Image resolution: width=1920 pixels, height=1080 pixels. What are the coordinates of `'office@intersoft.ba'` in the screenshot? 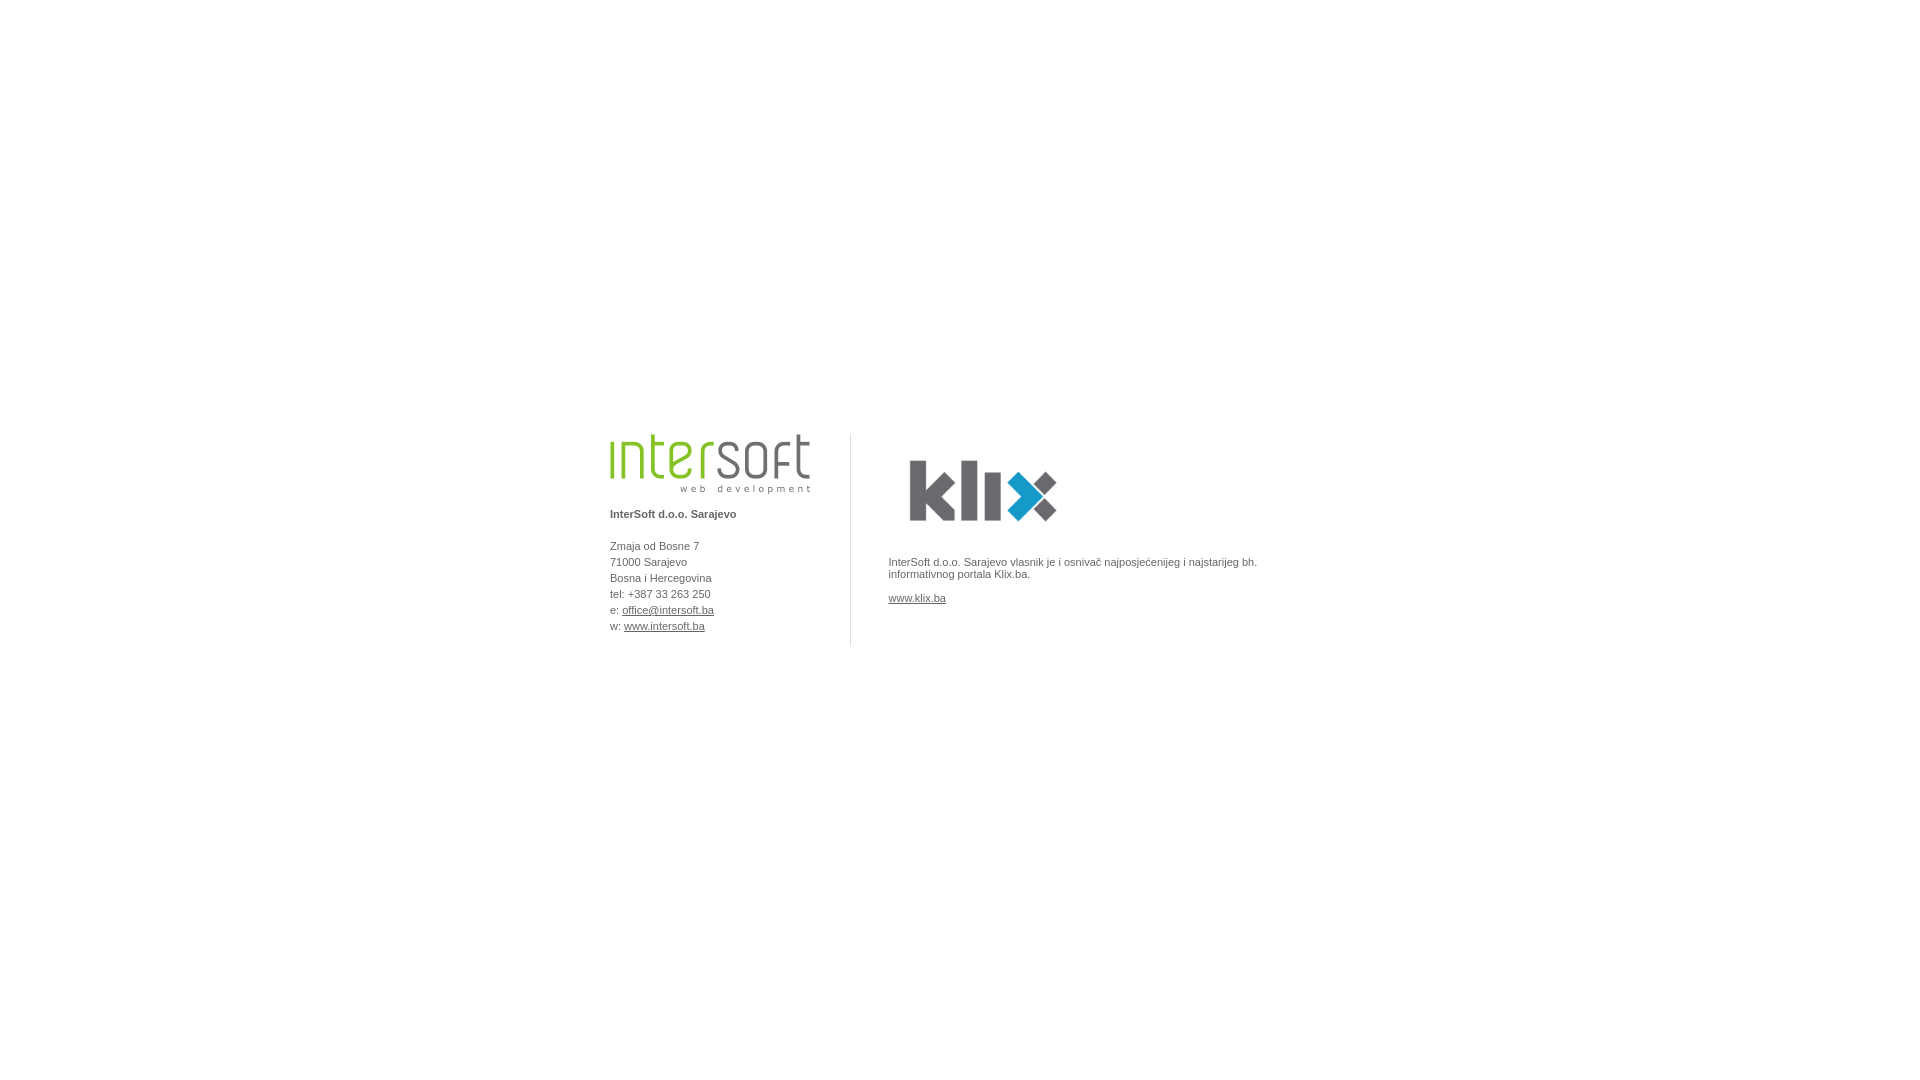 It's located at (621, 608).